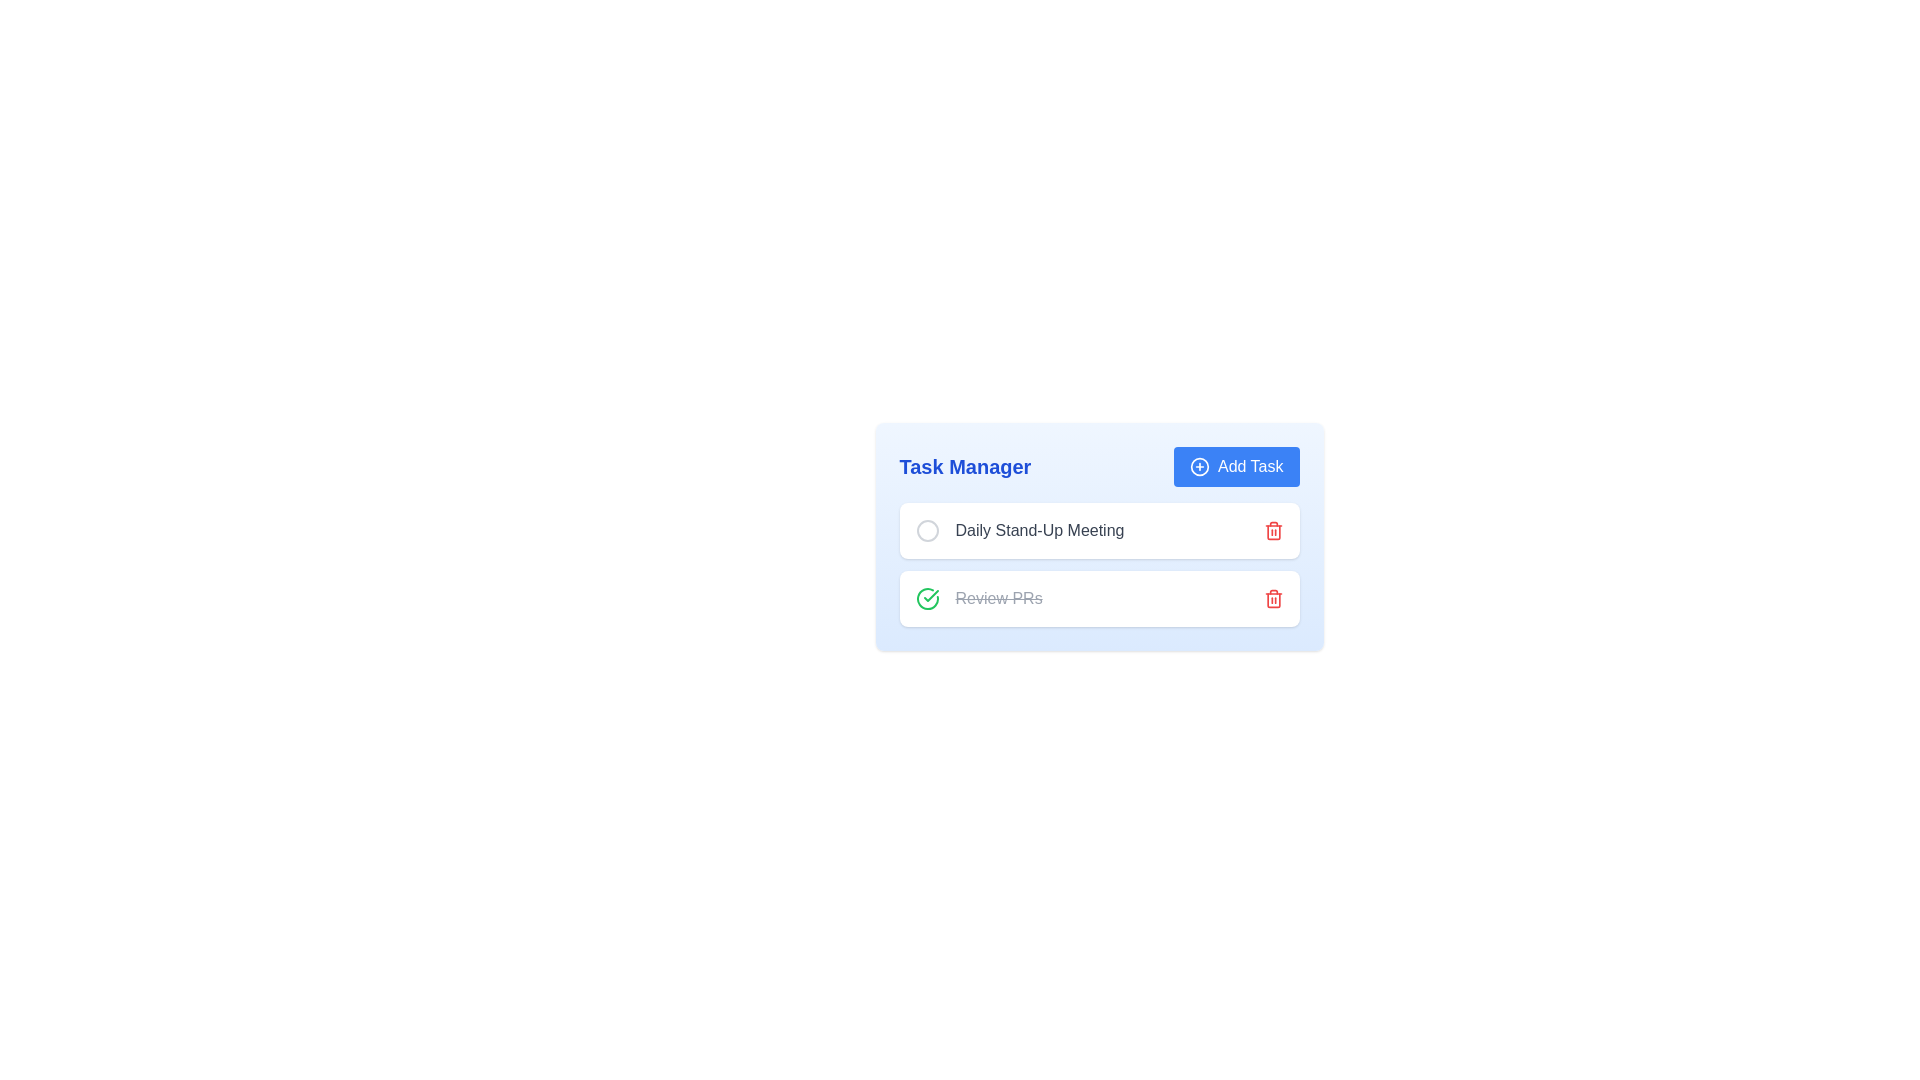  I want to click on the circular checkbox or toggle indicator located to the left of the 'Daily Stand-Up Meeting' label in the task list, so click(926, 530).